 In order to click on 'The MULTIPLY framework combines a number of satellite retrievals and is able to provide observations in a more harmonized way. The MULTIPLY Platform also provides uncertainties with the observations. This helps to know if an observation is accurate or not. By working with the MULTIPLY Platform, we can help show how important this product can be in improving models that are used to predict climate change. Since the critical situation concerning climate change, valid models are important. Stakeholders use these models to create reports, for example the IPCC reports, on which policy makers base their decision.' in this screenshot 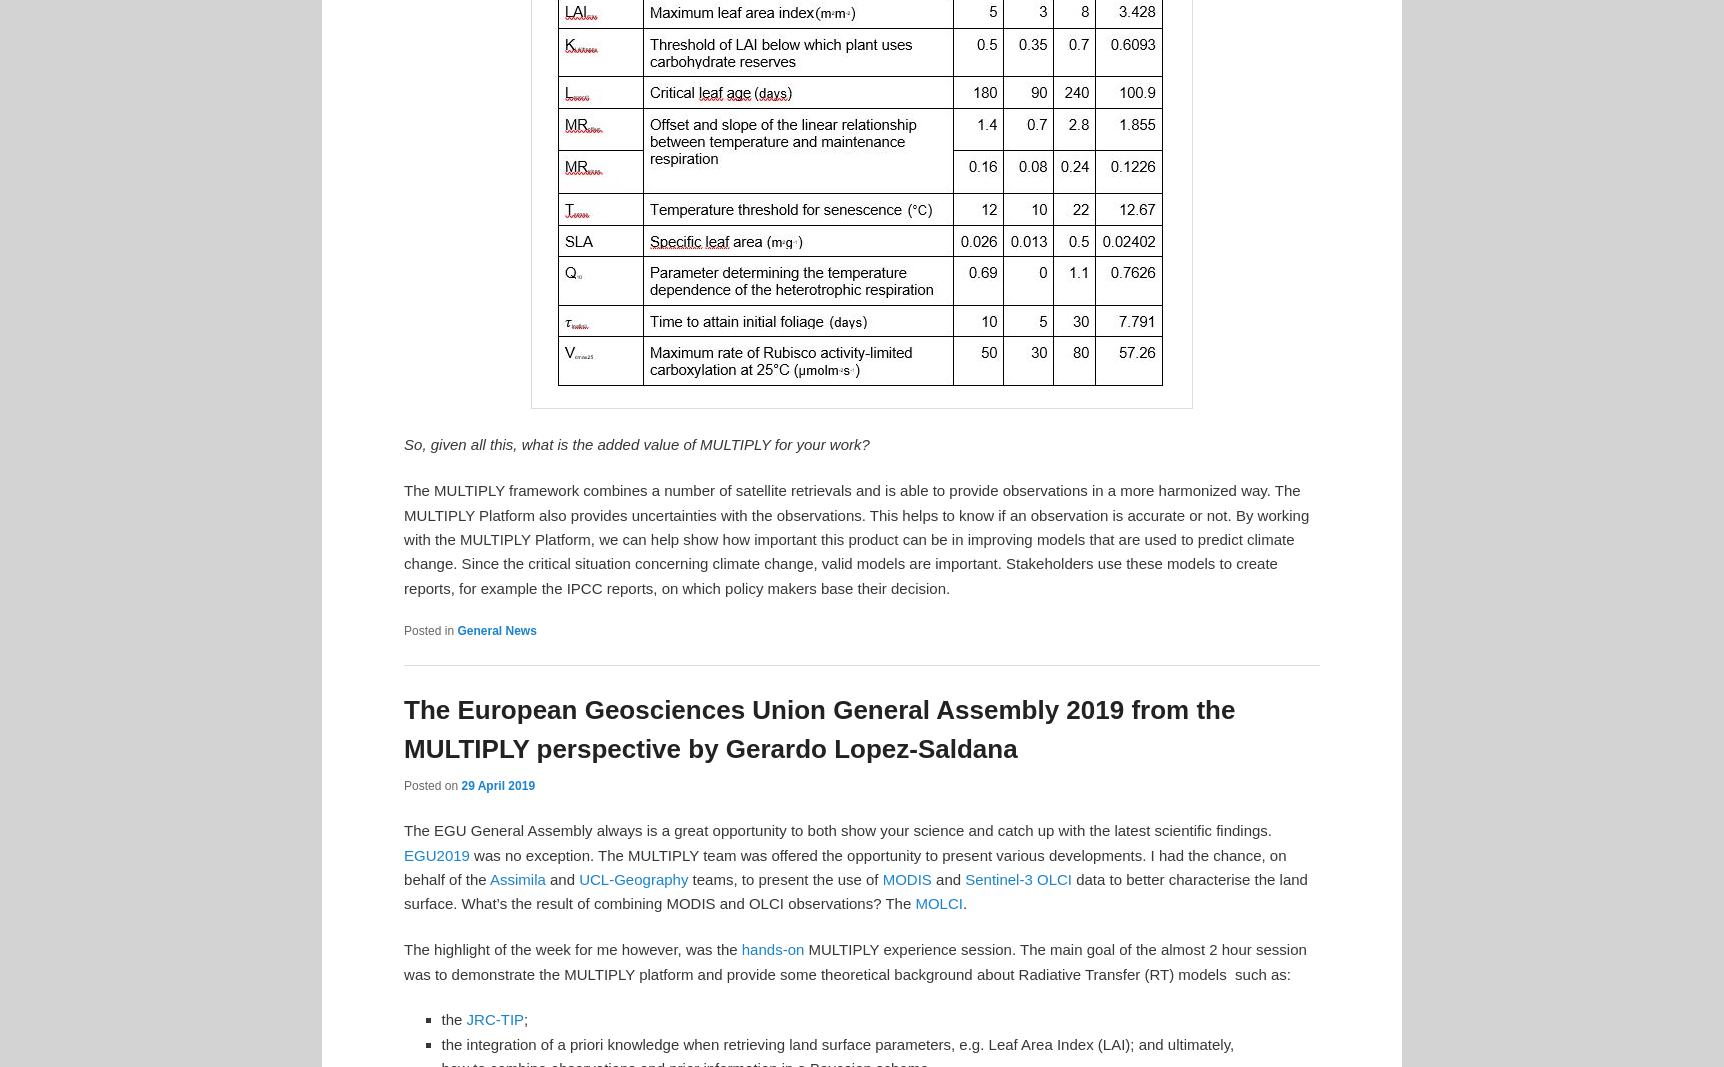, I will do `click(855, 539)`.